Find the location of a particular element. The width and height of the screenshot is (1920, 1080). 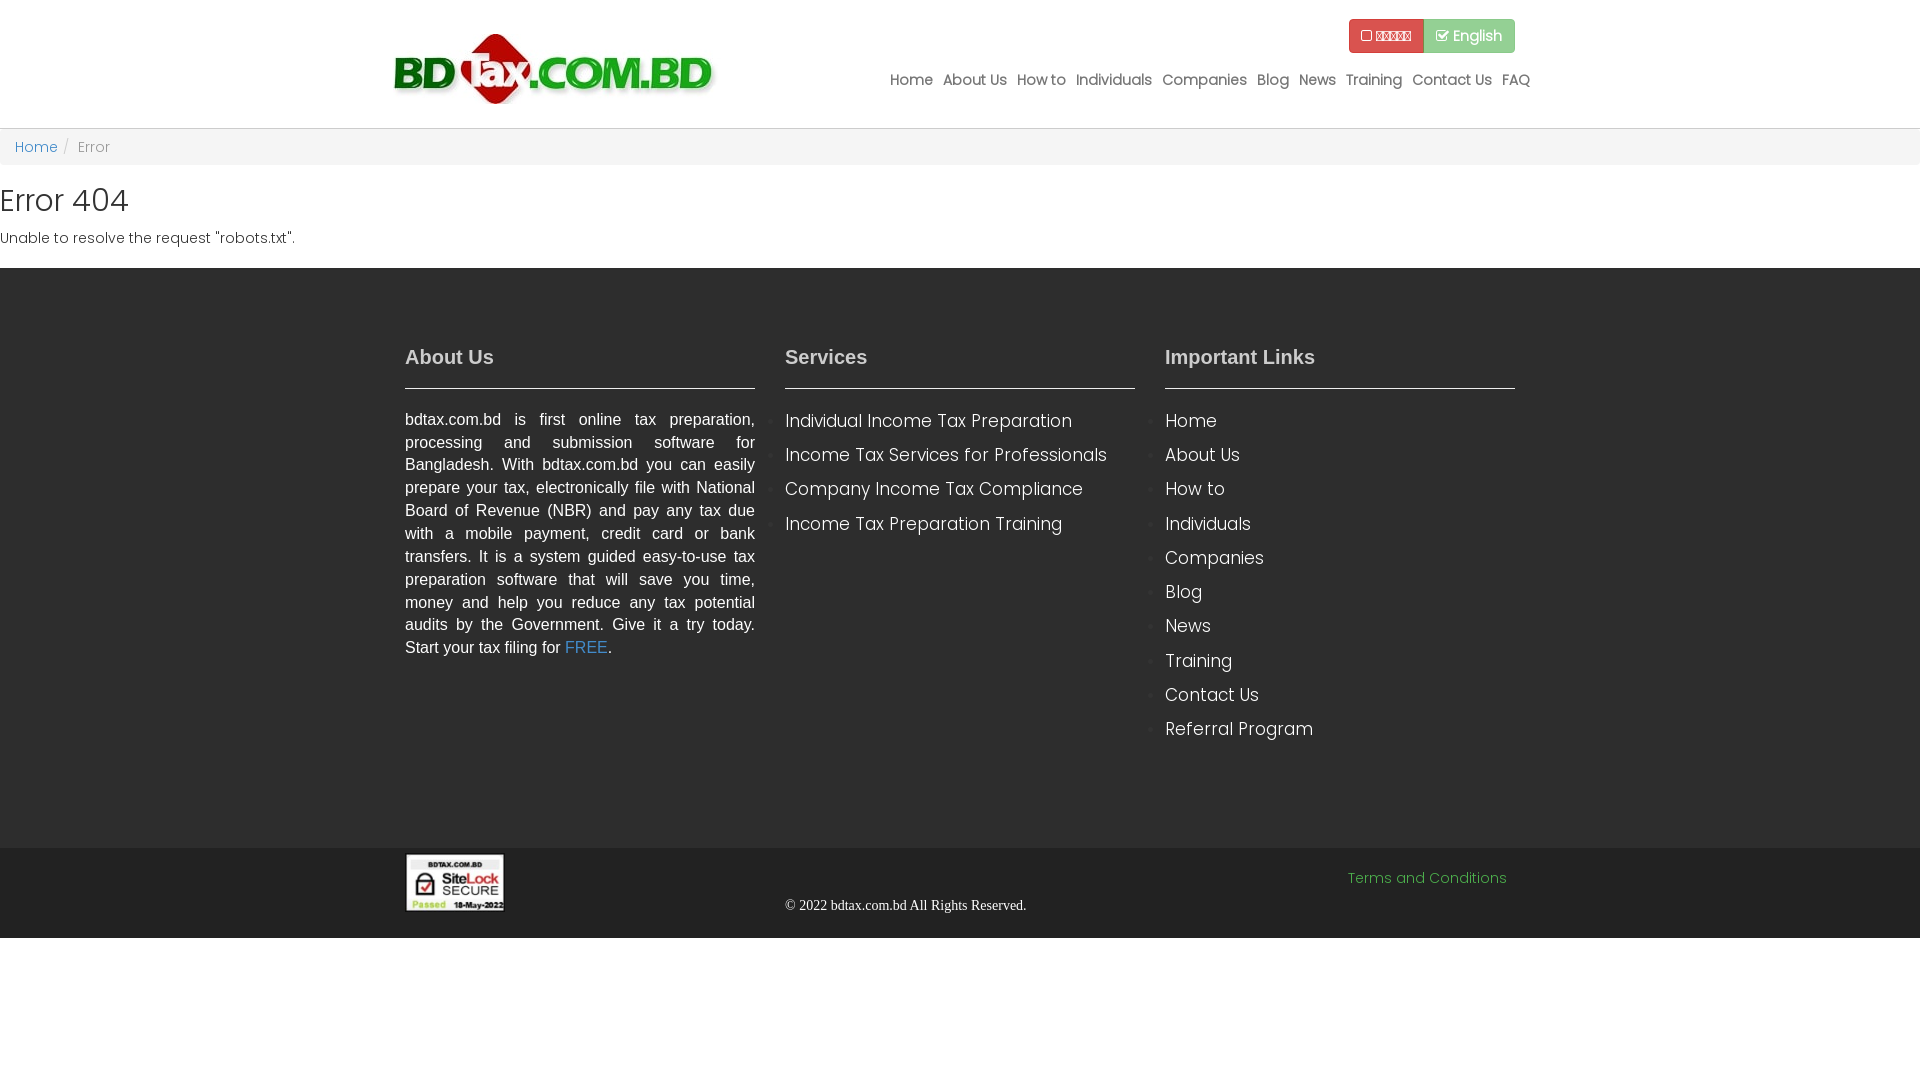

'About Us' is located at coordinates (1339, 455).